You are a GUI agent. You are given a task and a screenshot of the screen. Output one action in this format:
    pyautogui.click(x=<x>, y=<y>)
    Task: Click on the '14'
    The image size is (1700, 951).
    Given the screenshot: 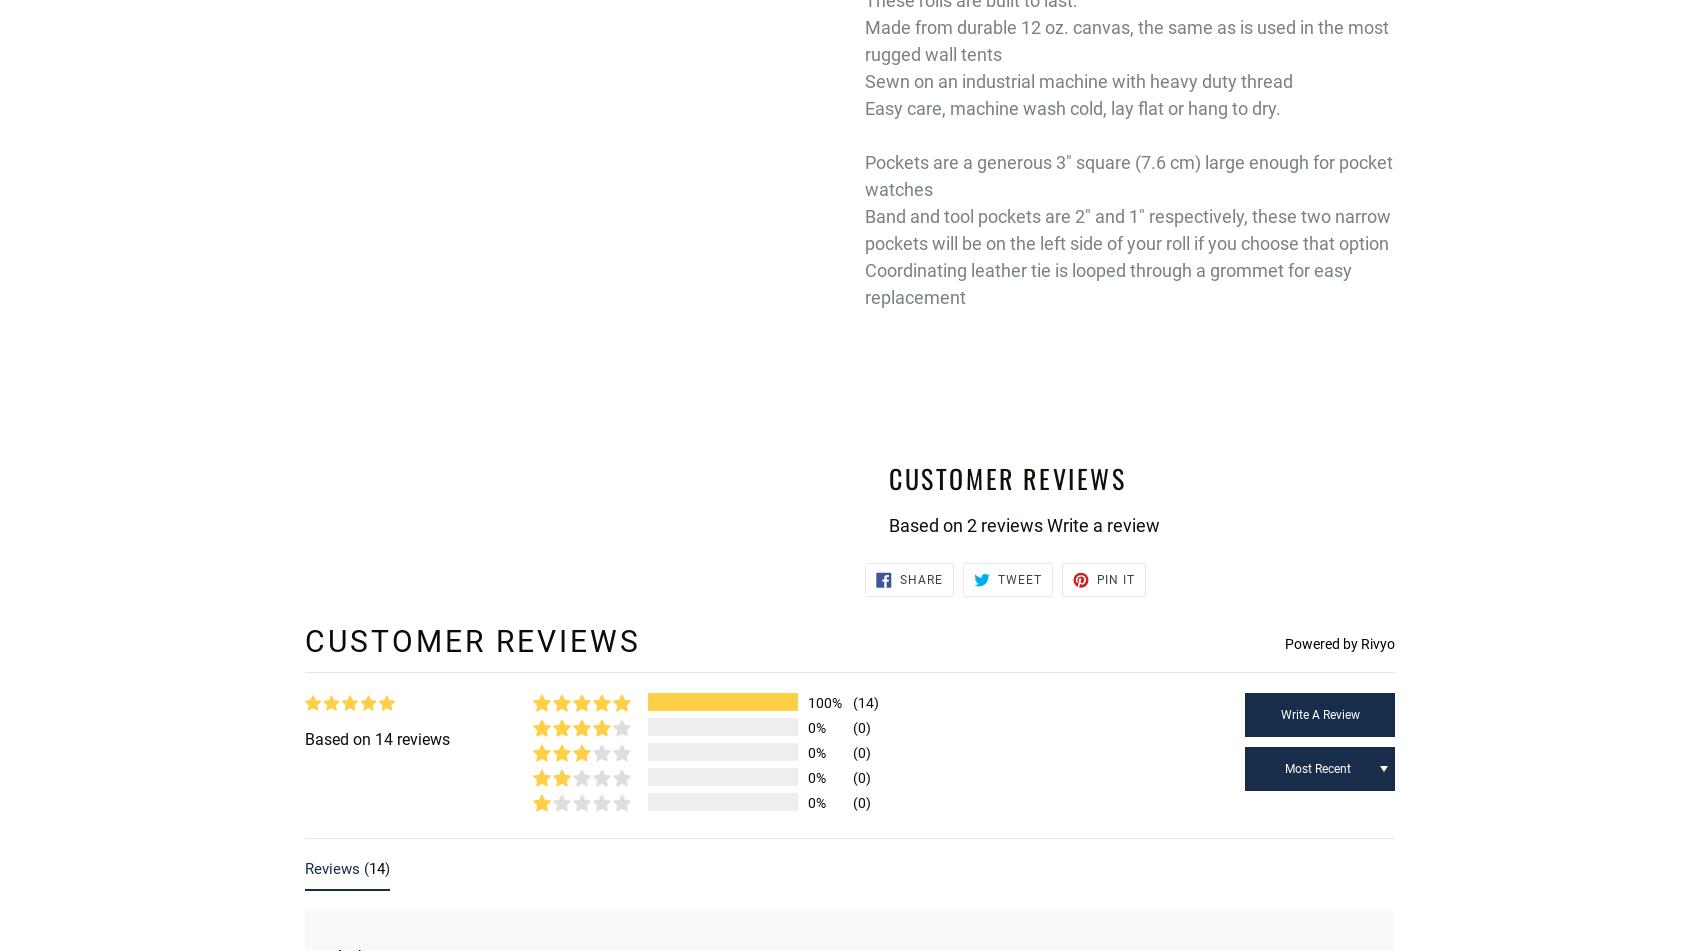 What is the action you would take?
    pyautogui.click(x=368, y=866)
    